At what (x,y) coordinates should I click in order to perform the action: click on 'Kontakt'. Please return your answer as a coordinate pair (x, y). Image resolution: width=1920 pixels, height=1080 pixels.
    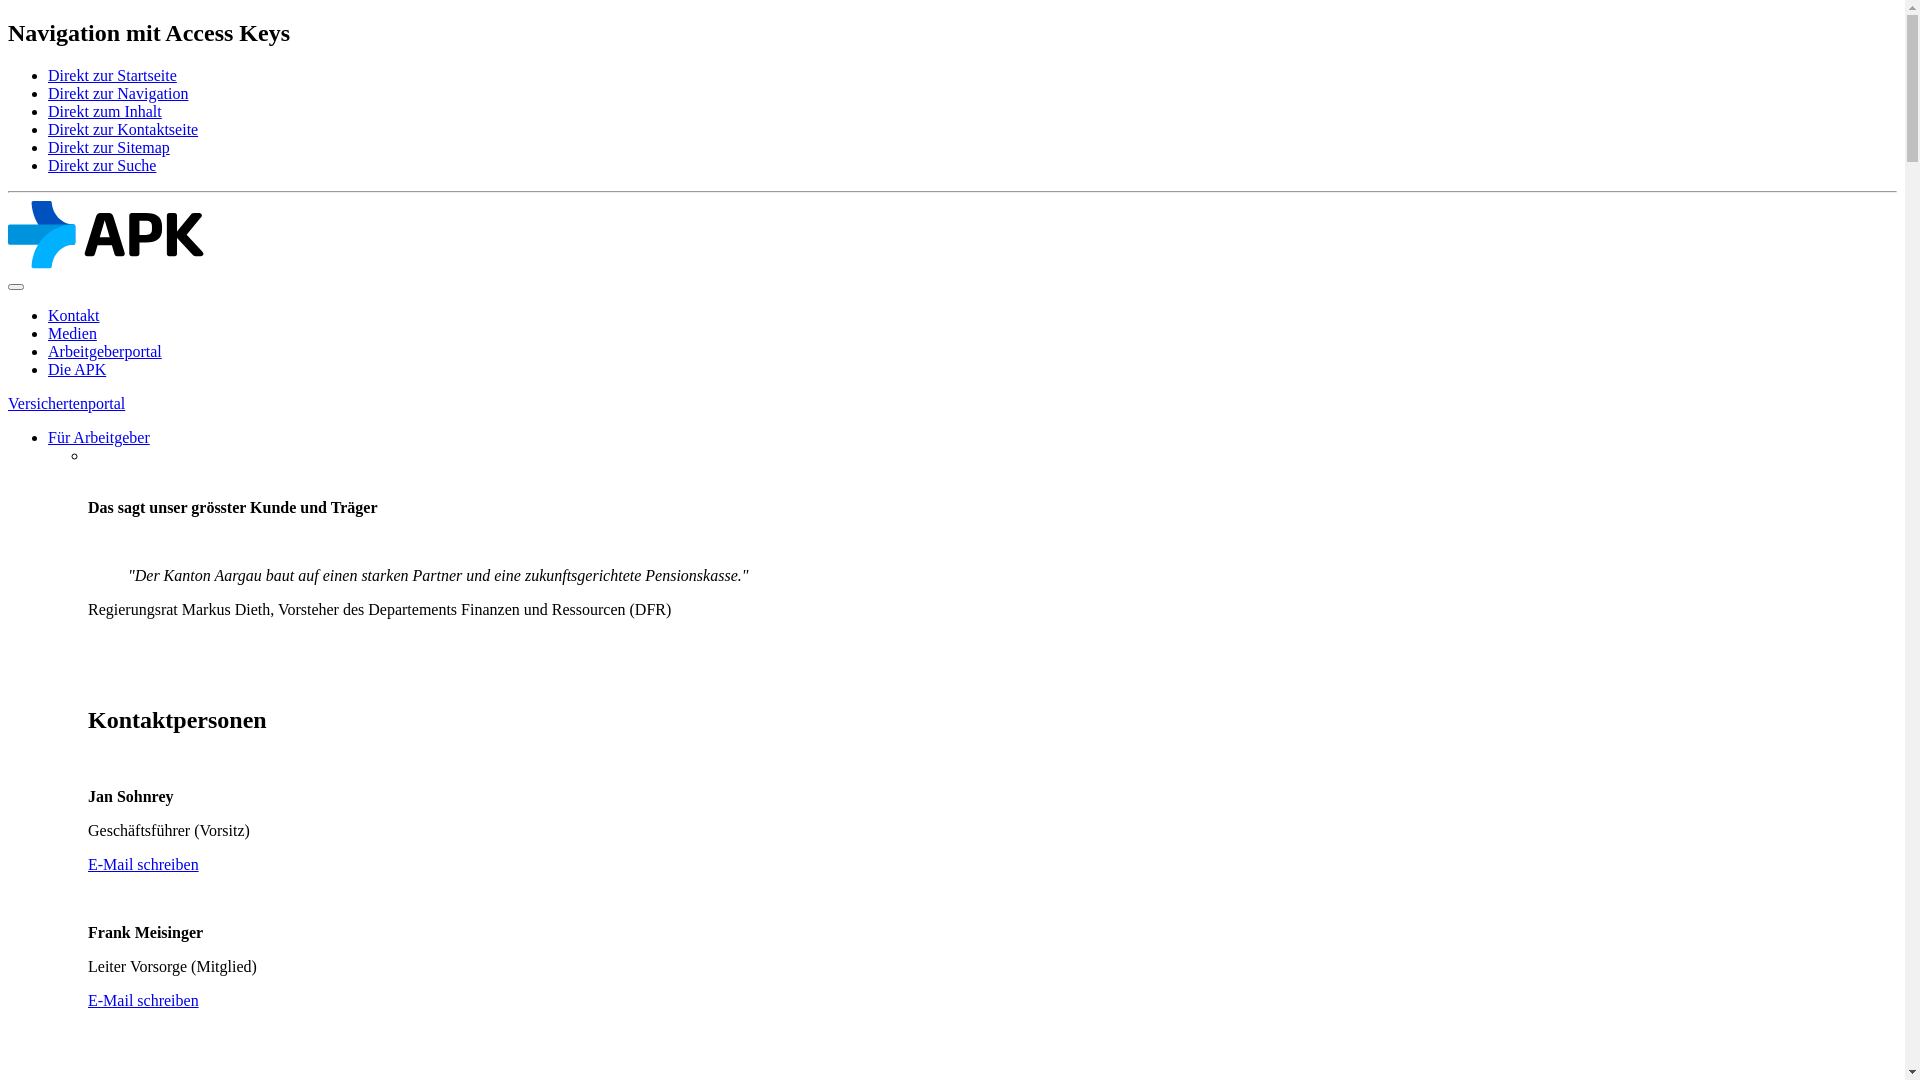
    Looking at the image, I should click on (73, 315).